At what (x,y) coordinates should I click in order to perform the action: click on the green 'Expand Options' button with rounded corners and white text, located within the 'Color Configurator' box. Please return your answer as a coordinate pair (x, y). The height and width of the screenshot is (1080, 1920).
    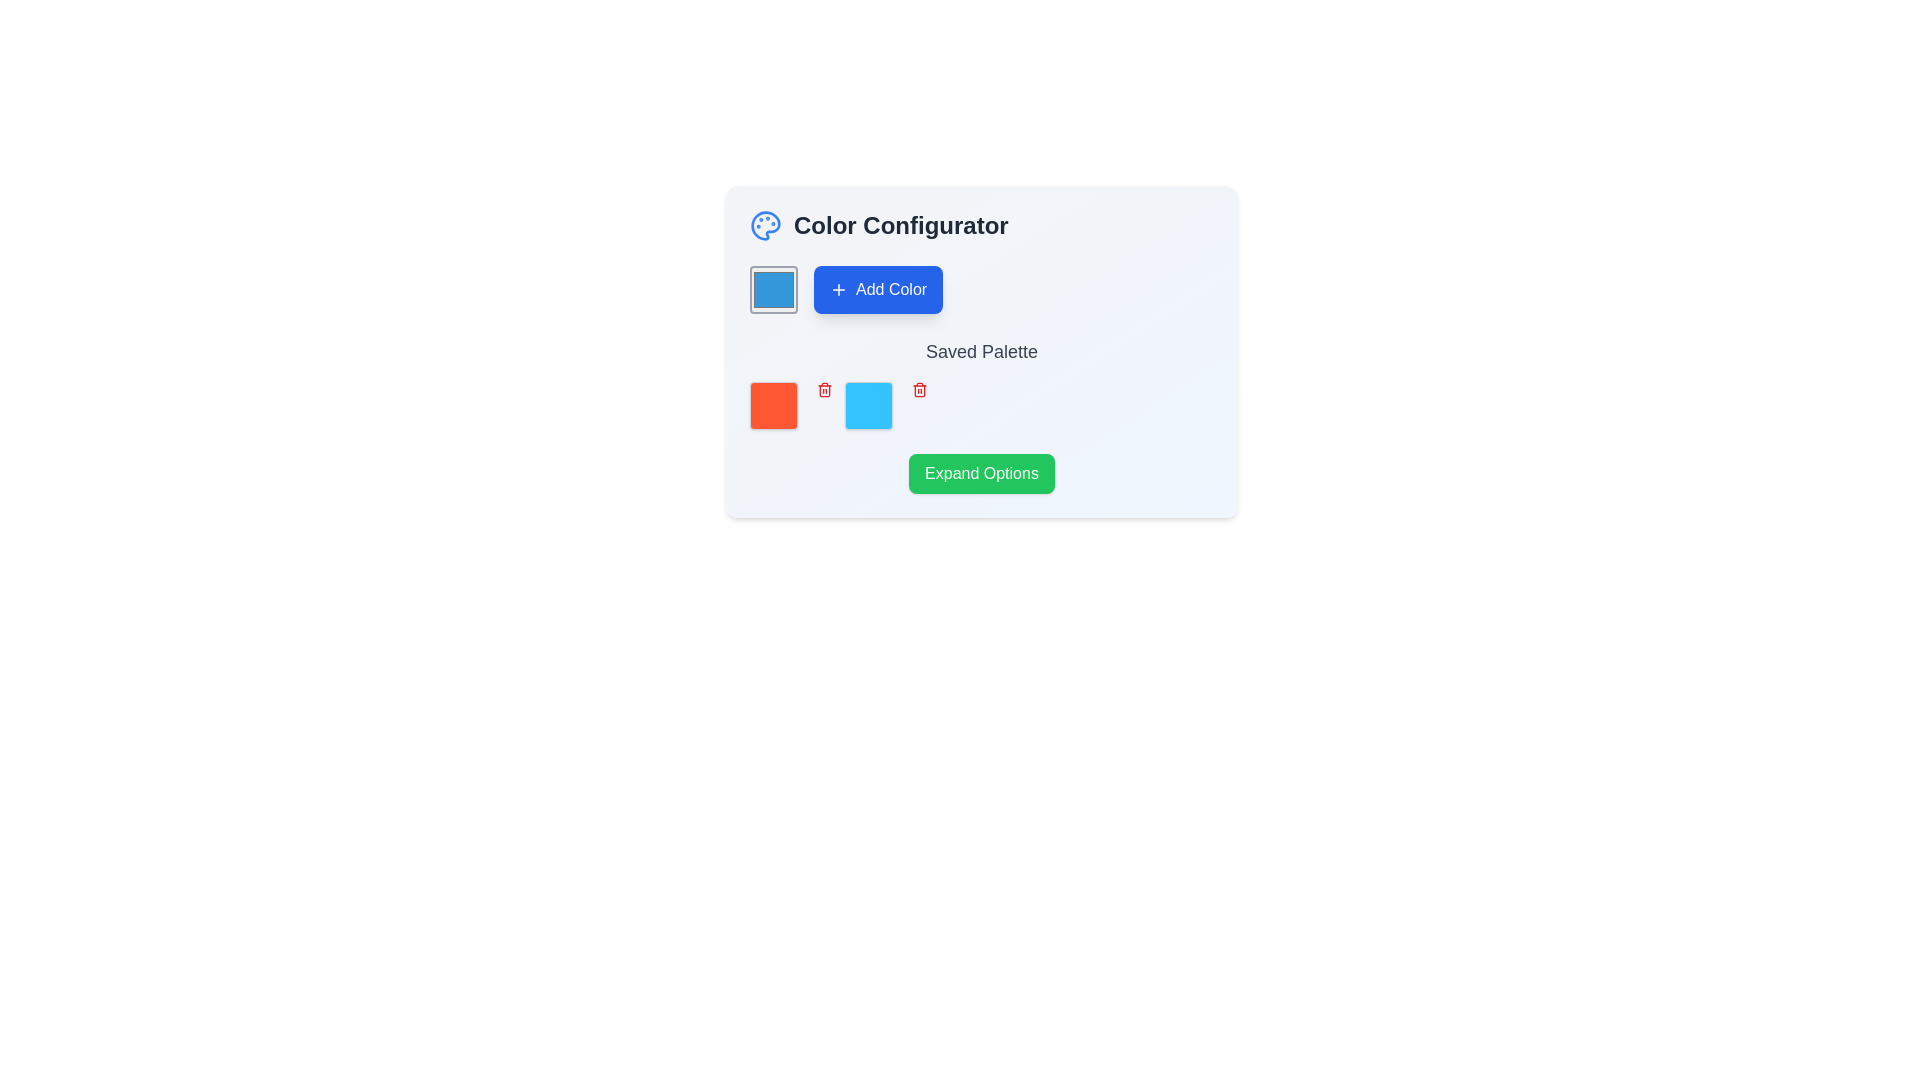
    Looking at the image, I should click on (982, 474).